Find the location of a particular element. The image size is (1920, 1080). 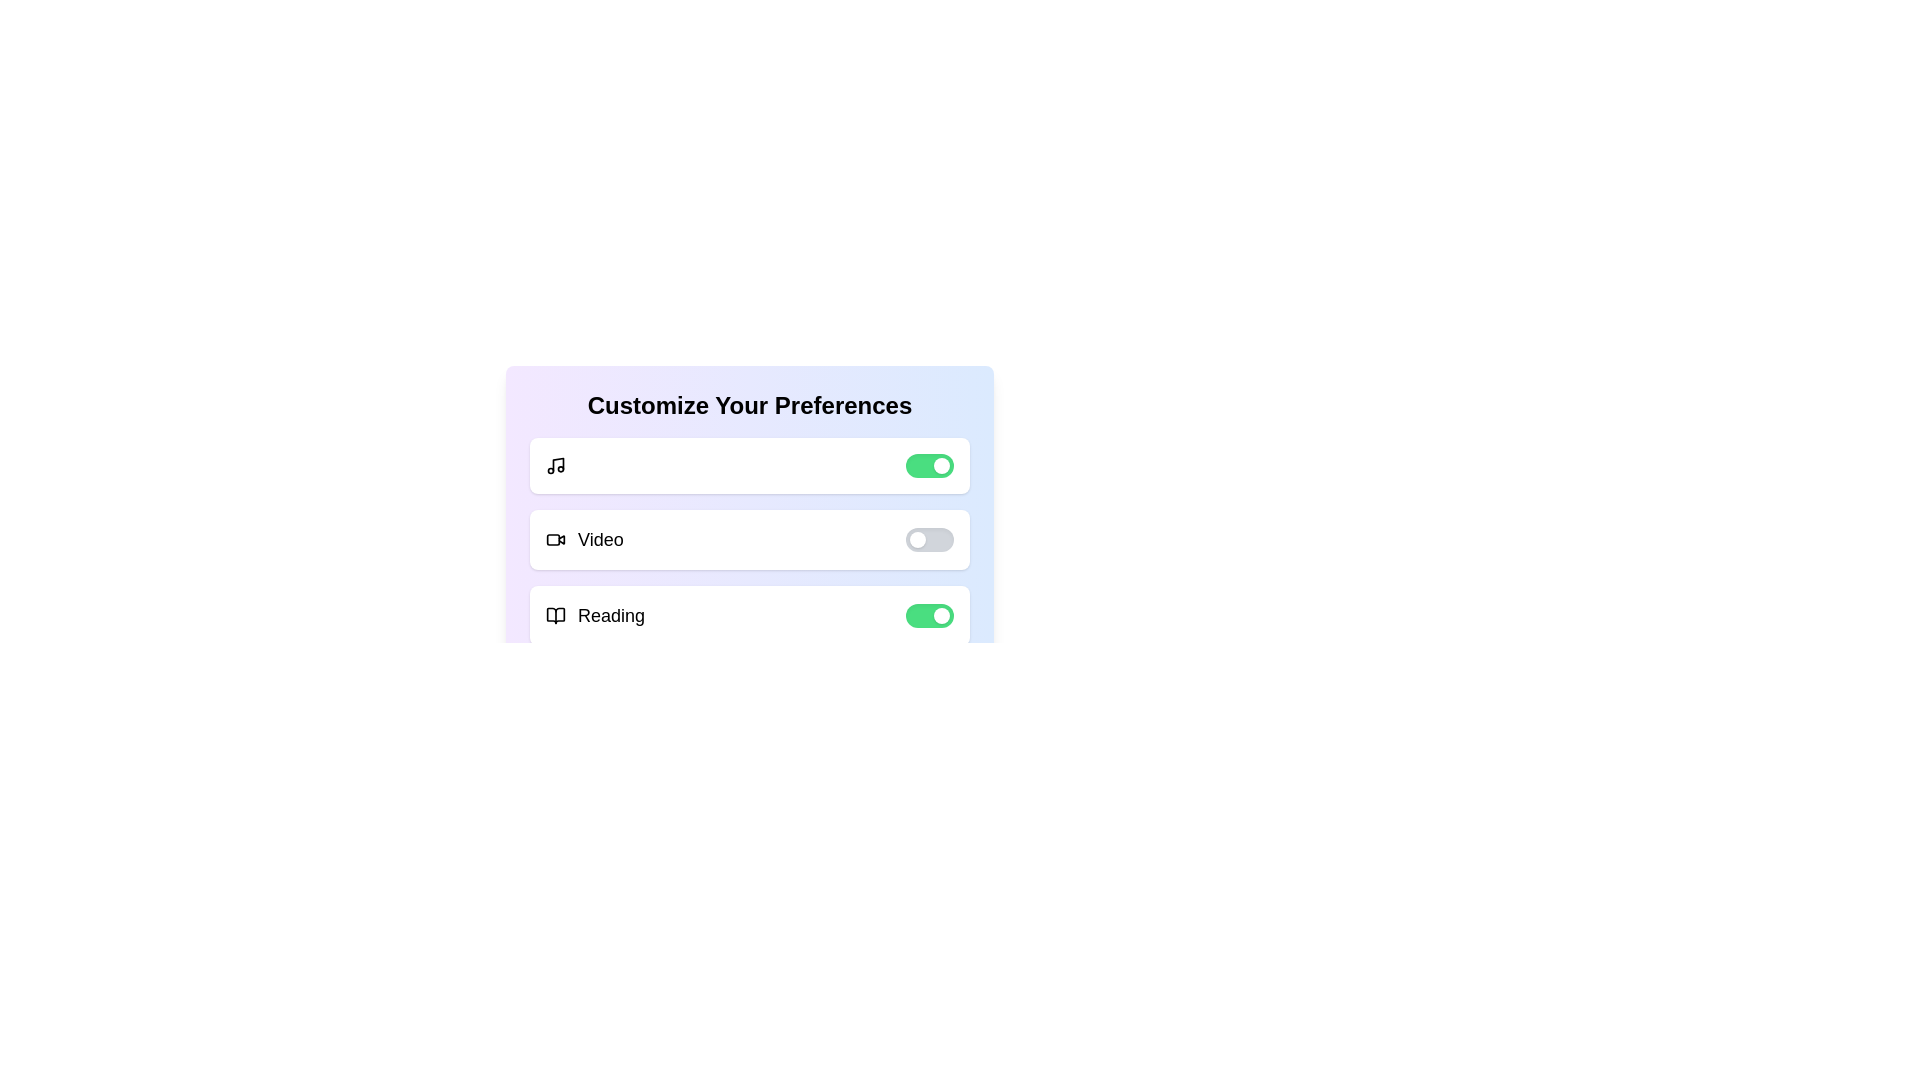

the 'Reading' toggle switch to change its state is located at coordinates (929, 615).